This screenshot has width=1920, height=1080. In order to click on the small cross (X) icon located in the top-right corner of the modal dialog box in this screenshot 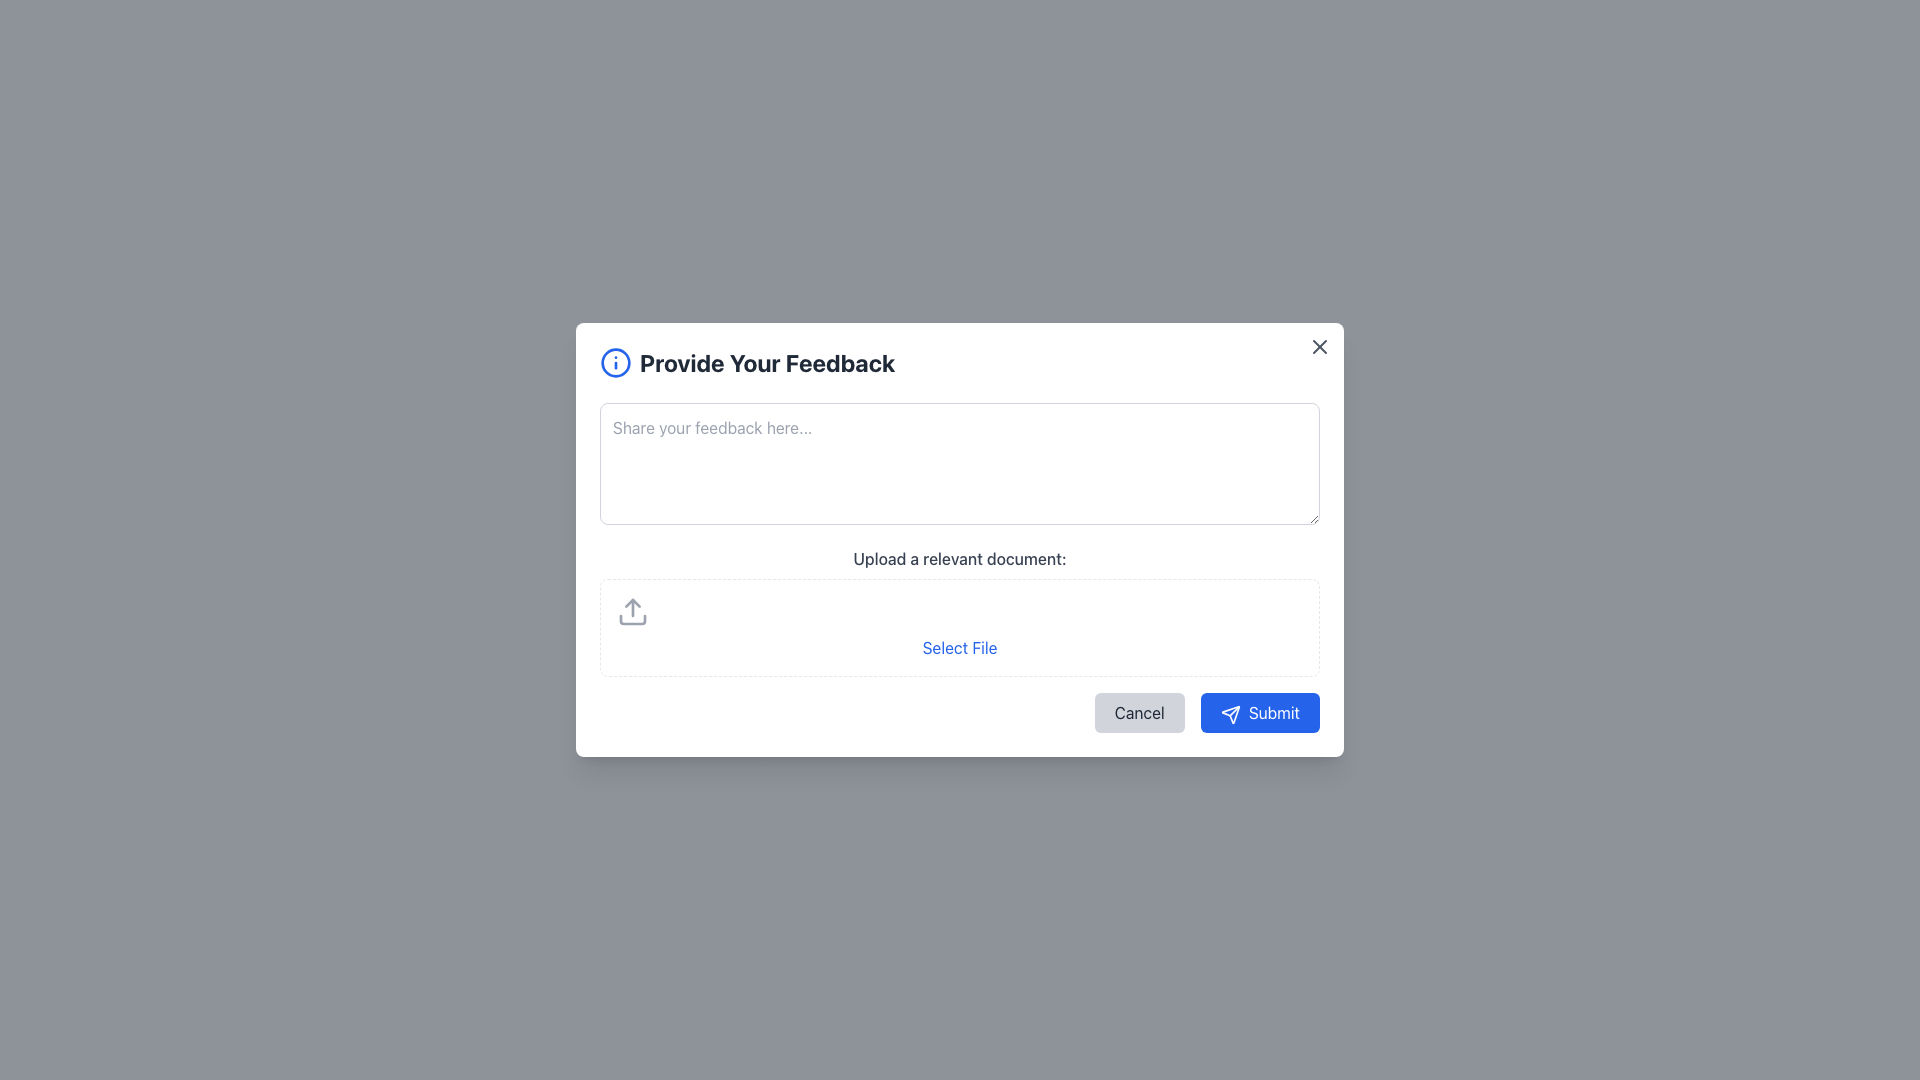, I will do `click(1320, 346)`.